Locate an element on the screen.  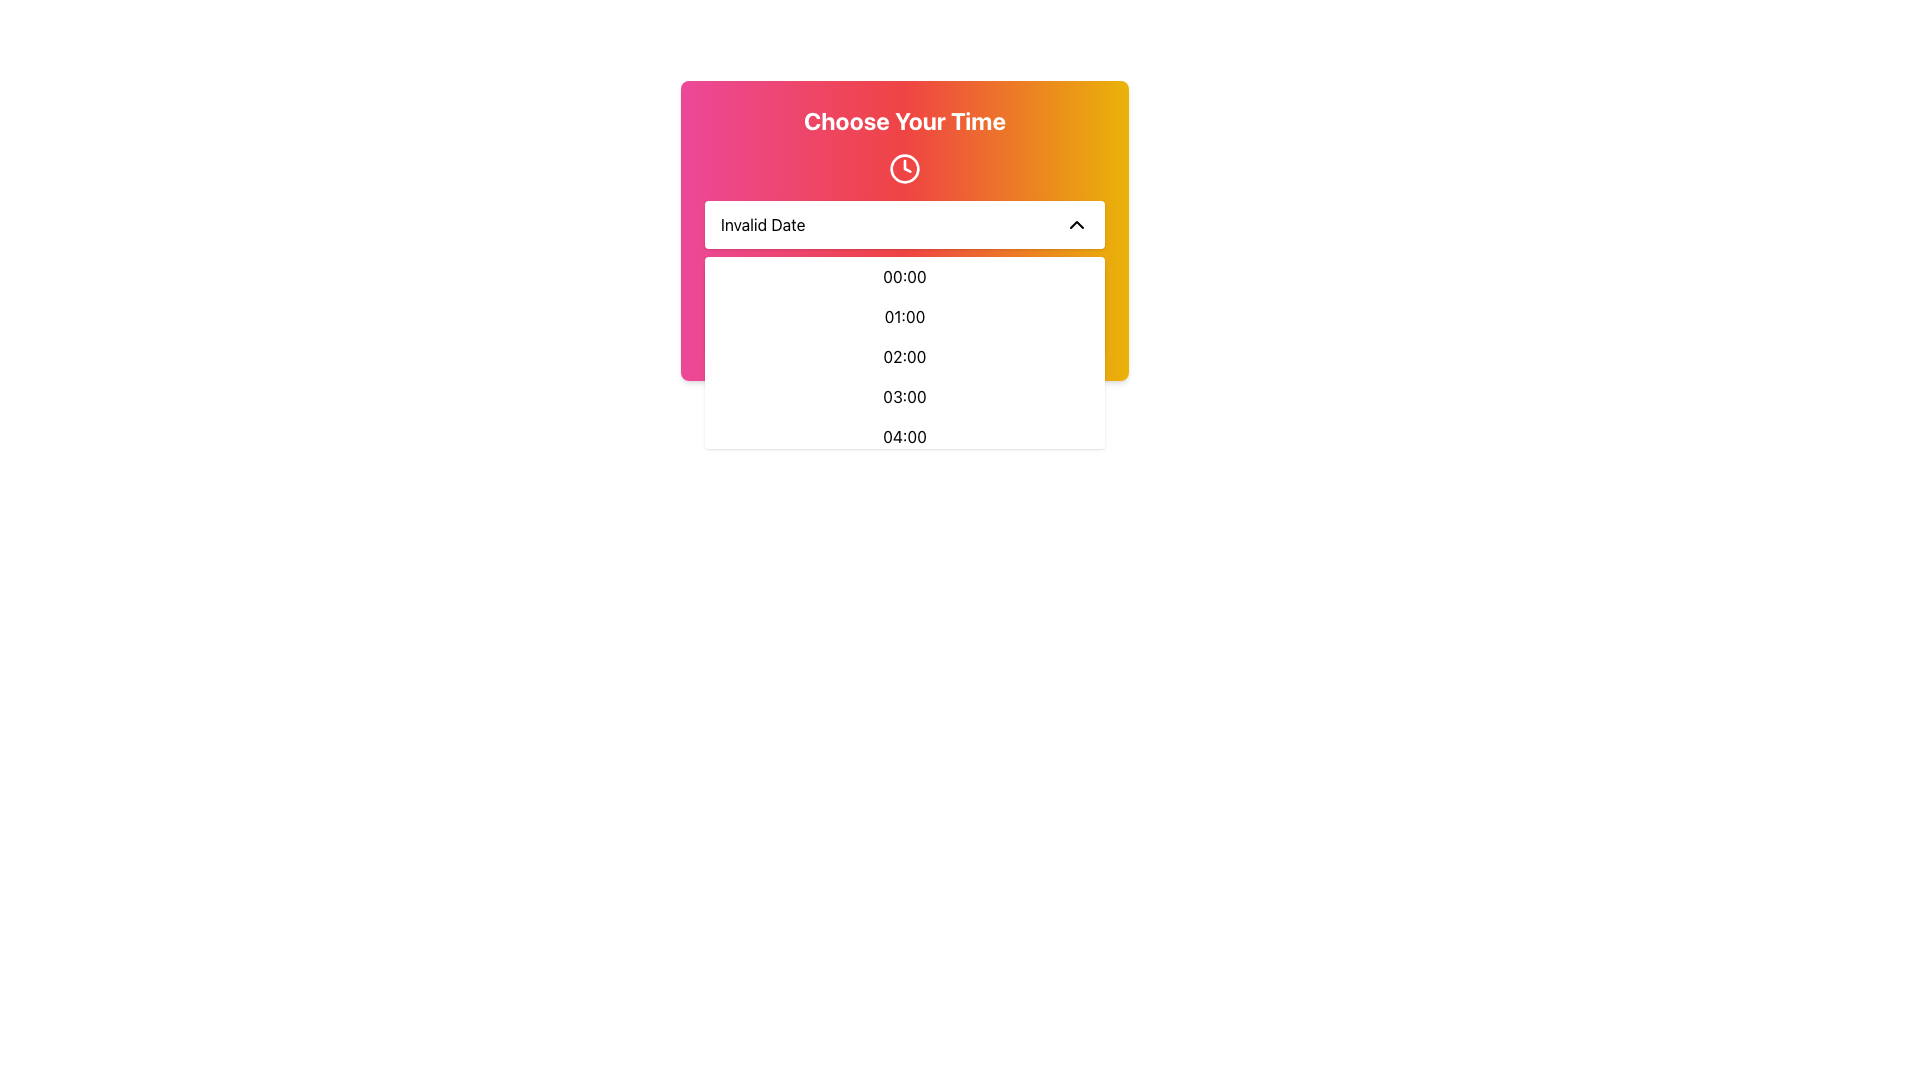
the fifth item in the dropdown list is located at coordinates (904, 435).